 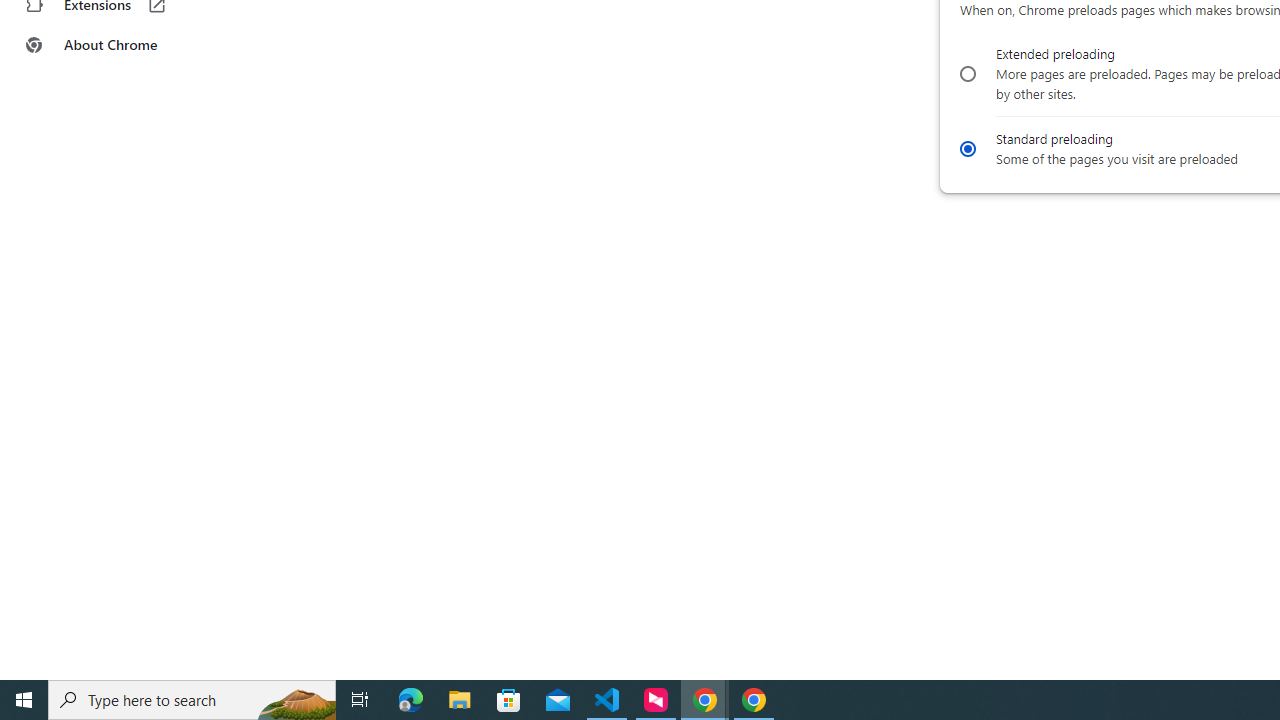 What do you see at coordinates (123, 45) in the screenshot?
I see `'About Chrome'` at bounding box center [123, 45].